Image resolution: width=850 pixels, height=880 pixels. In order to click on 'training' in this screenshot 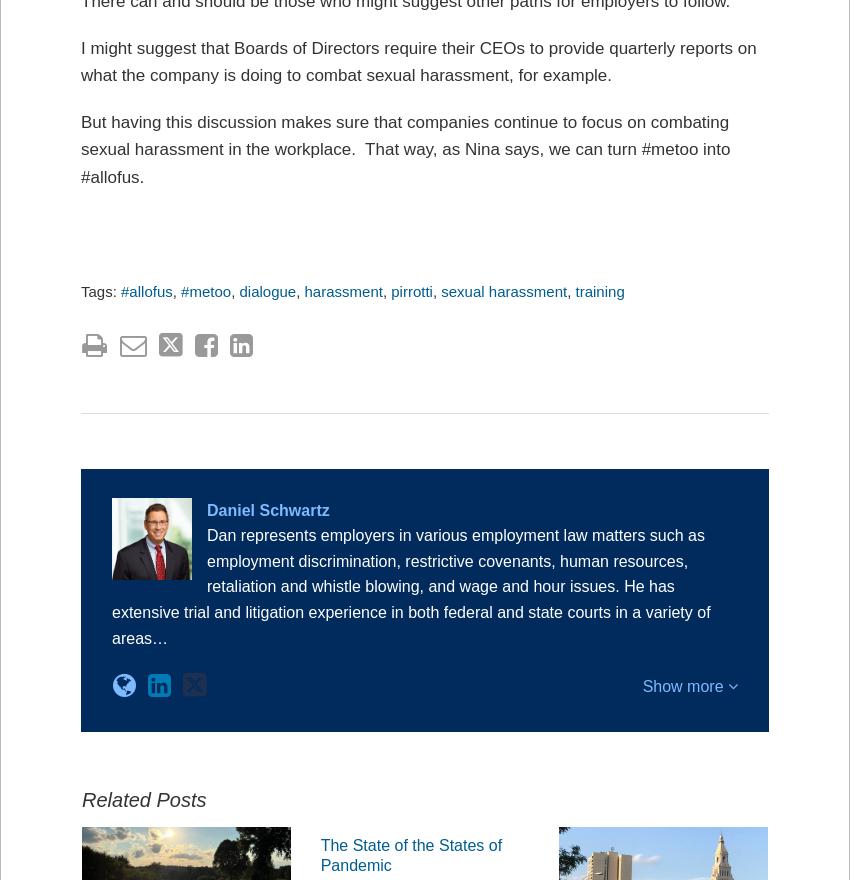, I will do `click(575, 290)`.